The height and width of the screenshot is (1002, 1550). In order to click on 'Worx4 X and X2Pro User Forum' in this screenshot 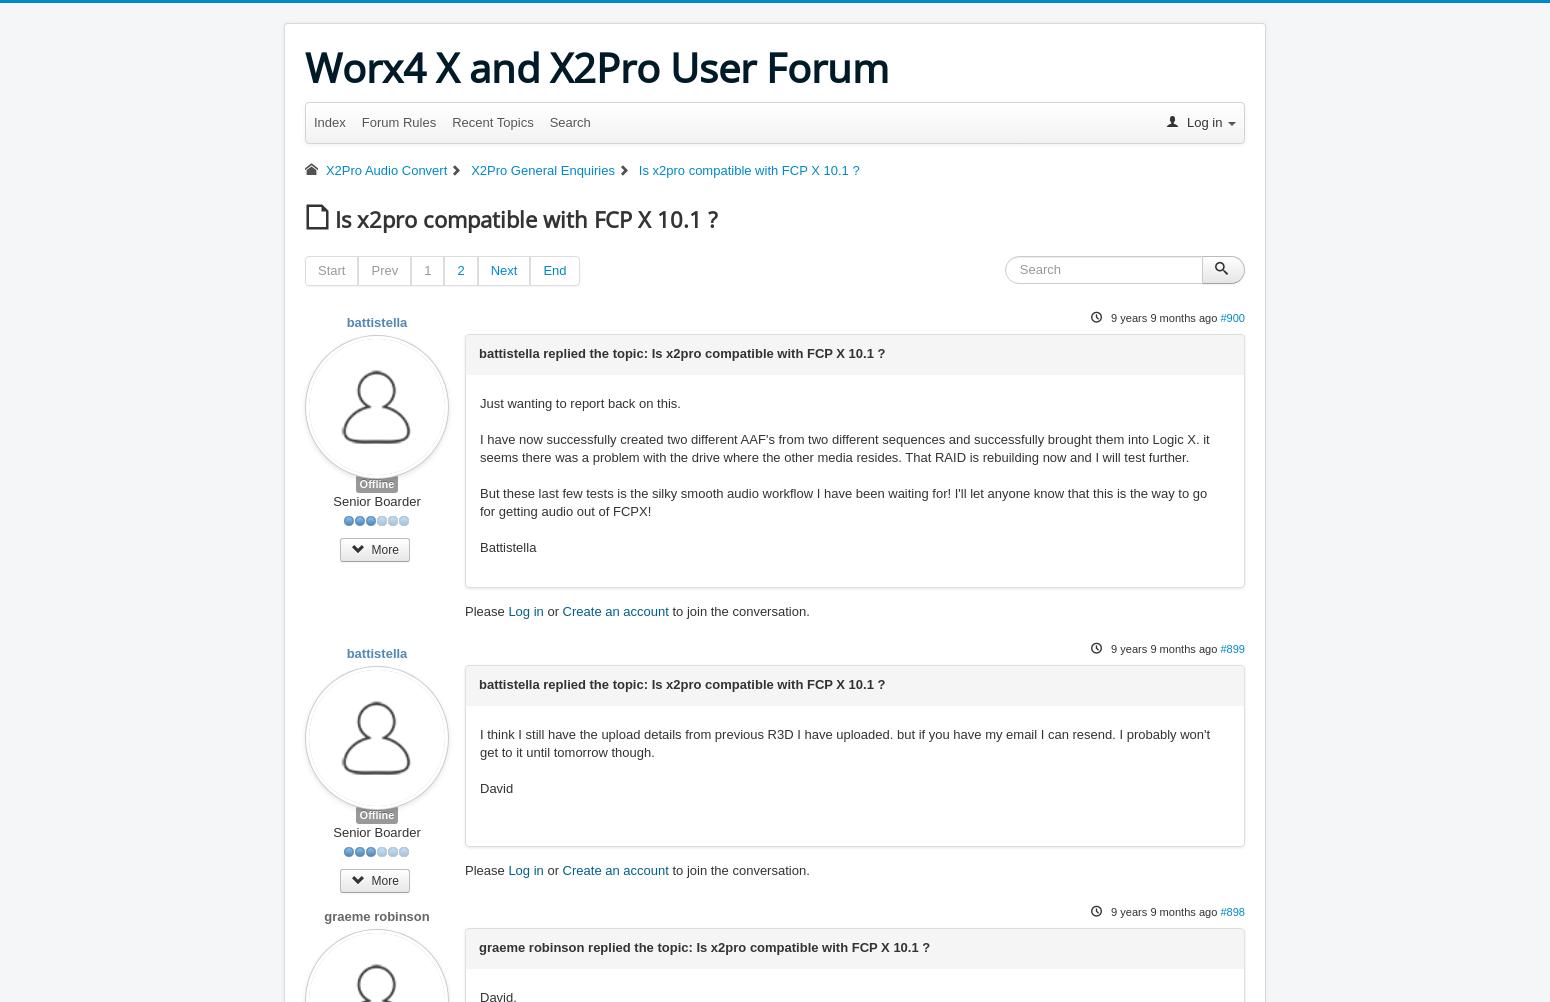, I will do `click(597, 67)`.